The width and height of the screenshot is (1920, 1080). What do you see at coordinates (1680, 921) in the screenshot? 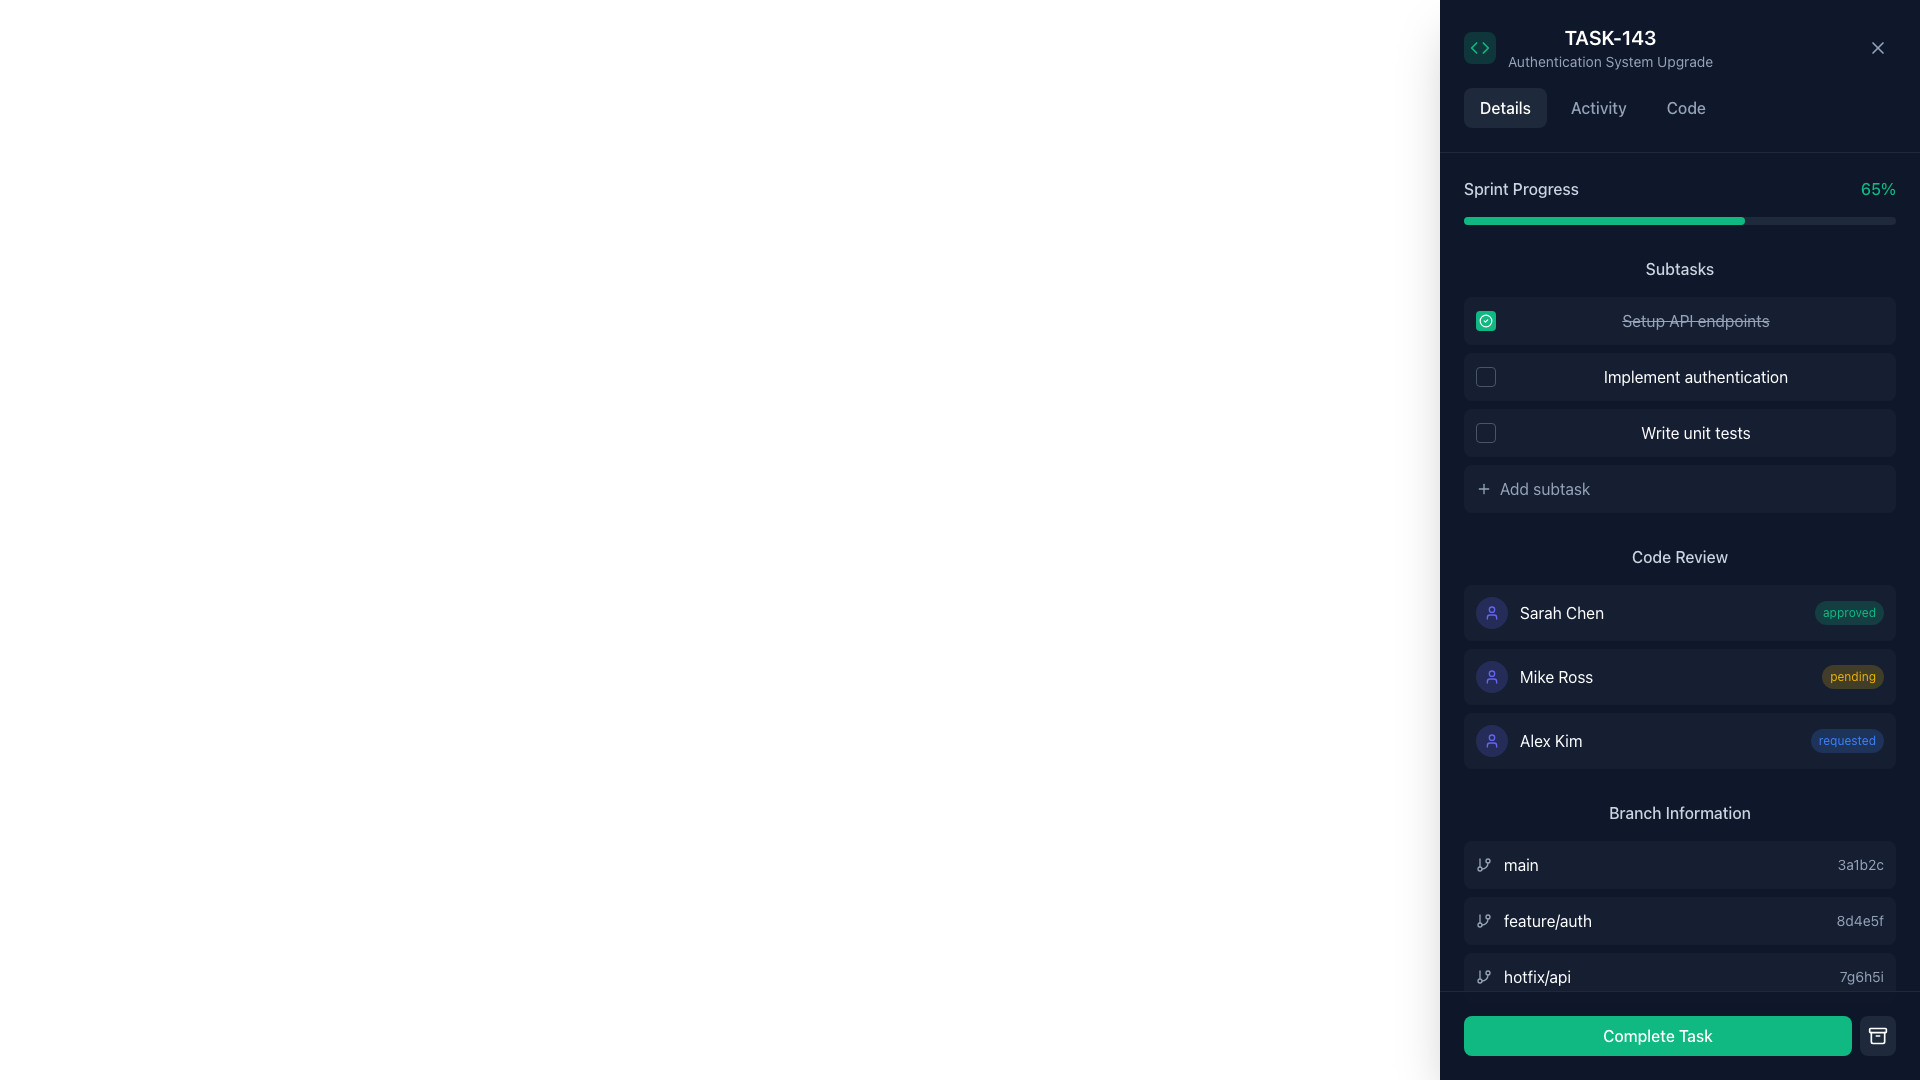
I see `the second row of the 'Branch Information' section, which displays branch information including the branch name and commit hash` at bounding box center [1680, 921].